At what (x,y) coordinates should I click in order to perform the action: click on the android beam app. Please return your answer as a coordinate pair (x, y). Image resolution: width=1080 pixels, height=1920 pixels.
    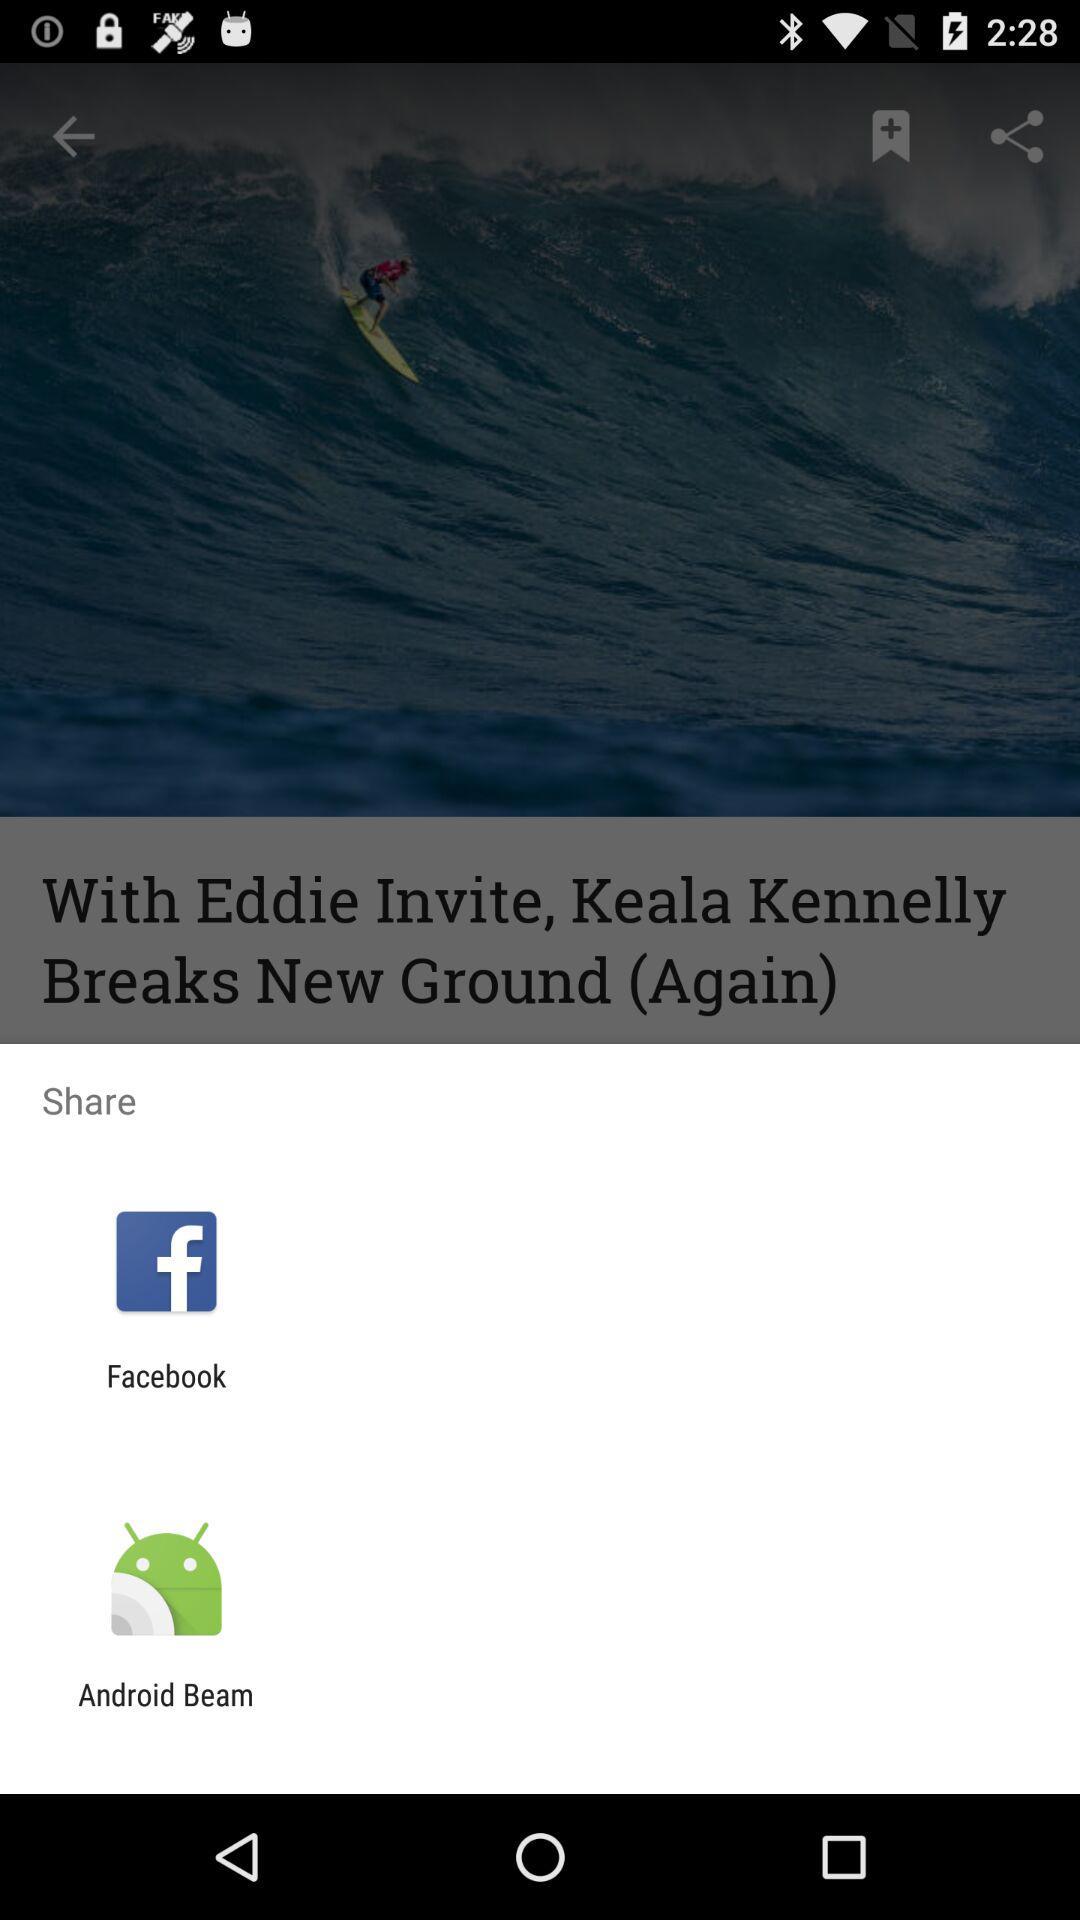
    Looking at the image, I should click on (165, 1711).